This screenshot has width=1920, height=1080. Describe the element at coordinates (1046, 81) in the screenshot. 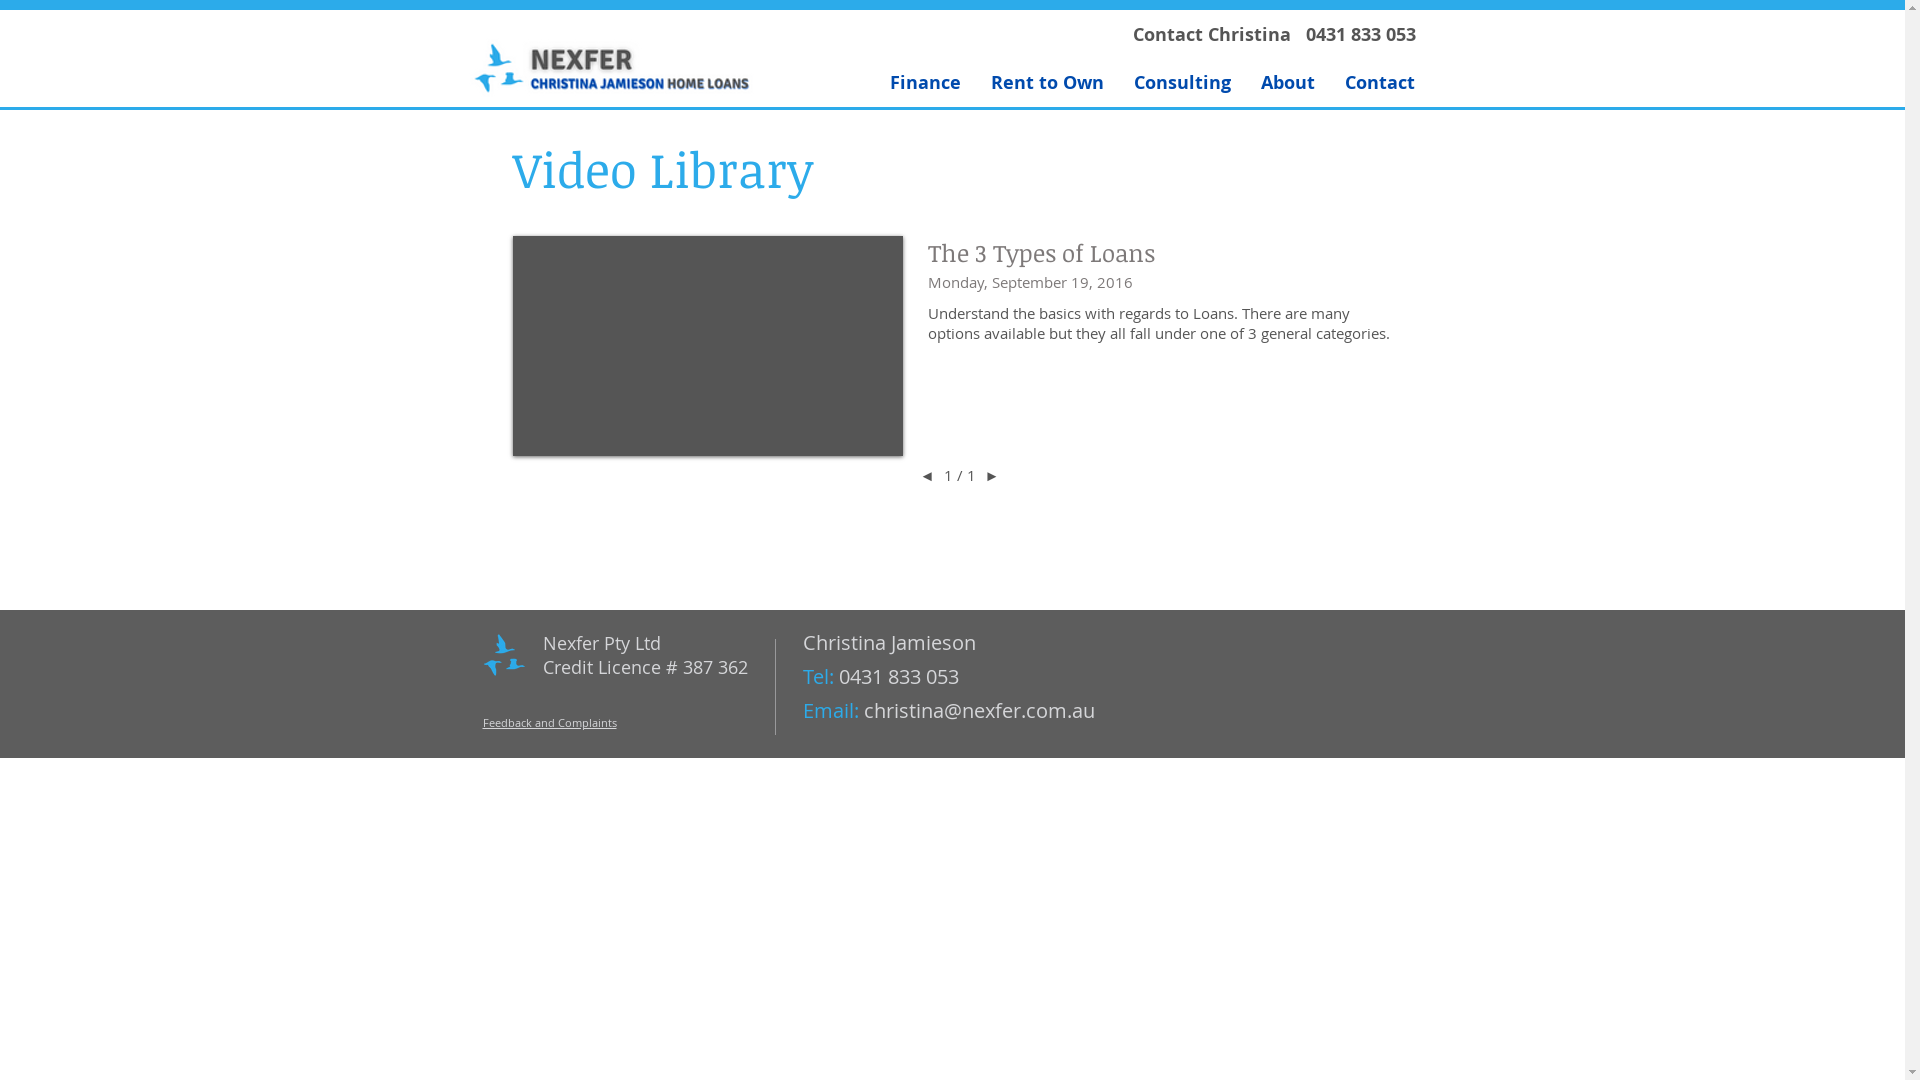

I see `'Rent to Own'` at that location.